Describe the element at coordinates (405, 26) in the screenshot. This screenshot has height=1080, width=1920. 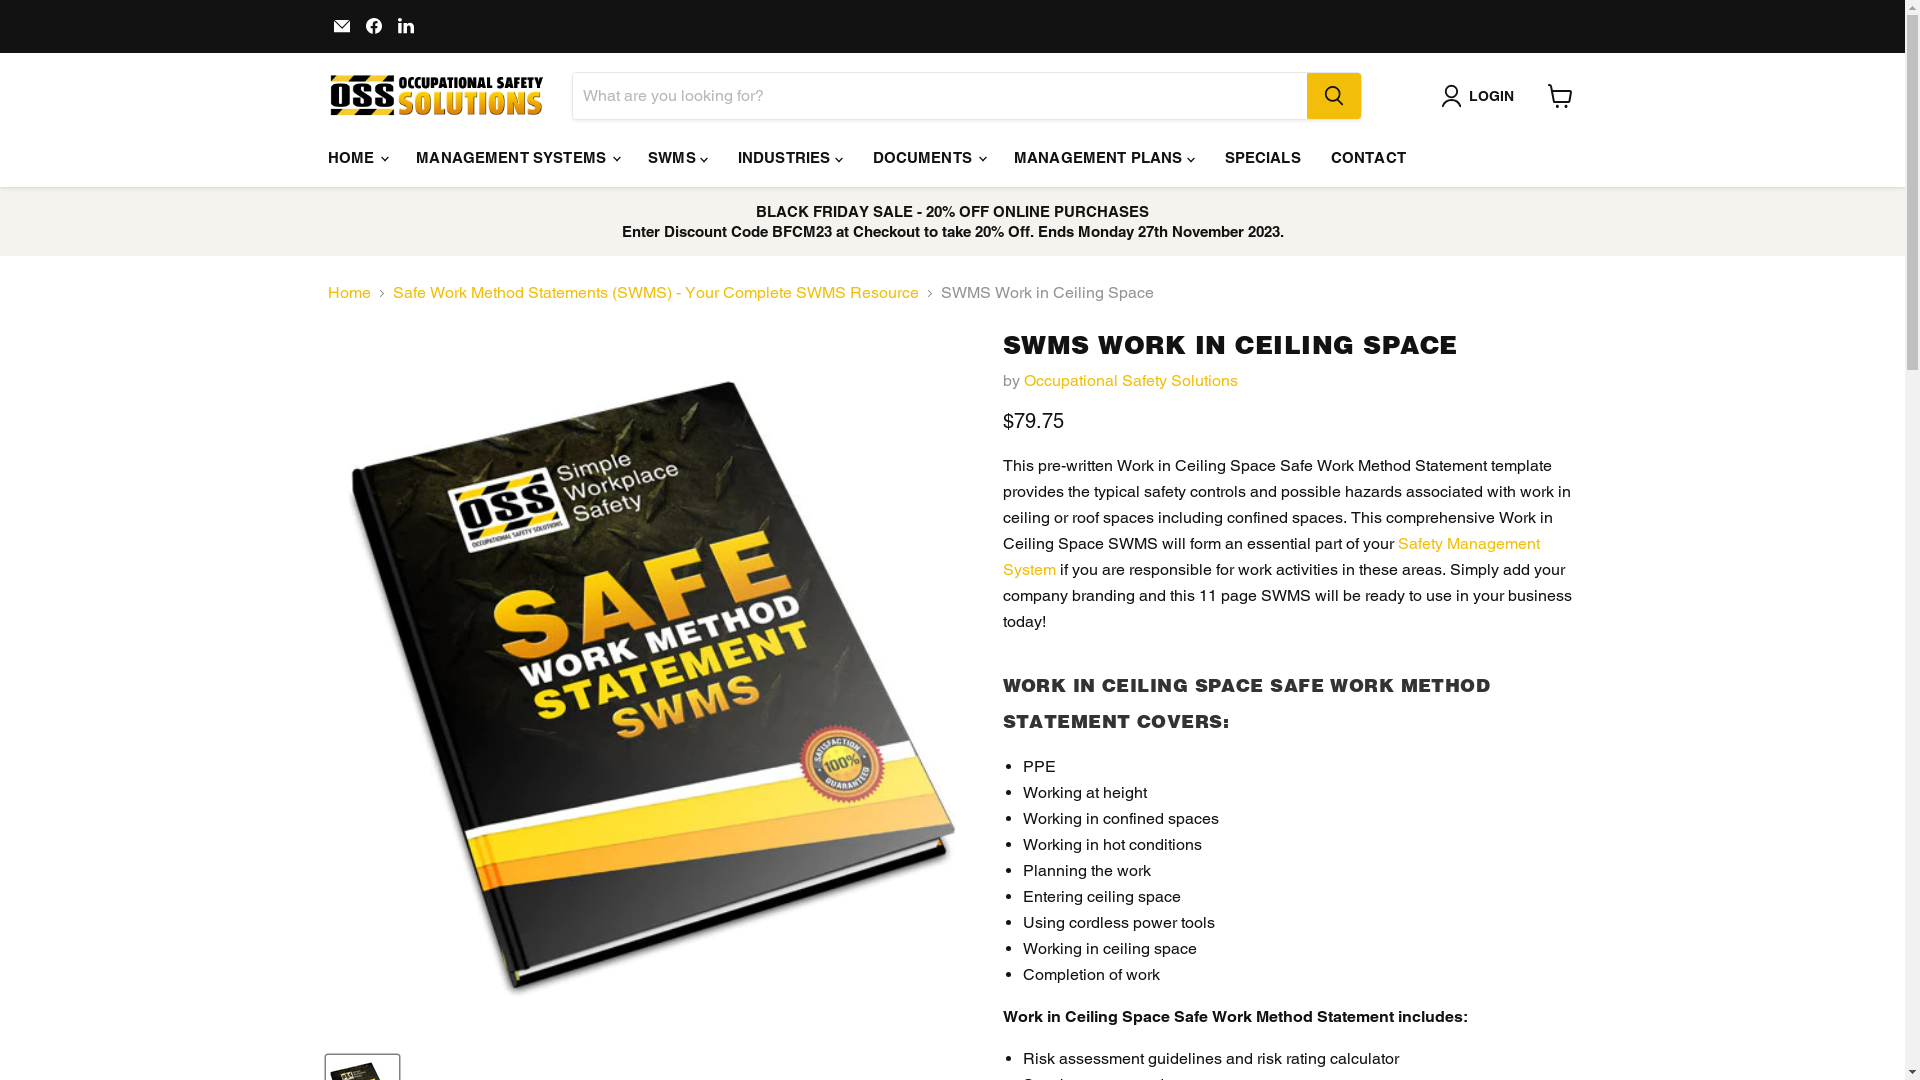
I see `'Find us on LinkedIn'` at that location.